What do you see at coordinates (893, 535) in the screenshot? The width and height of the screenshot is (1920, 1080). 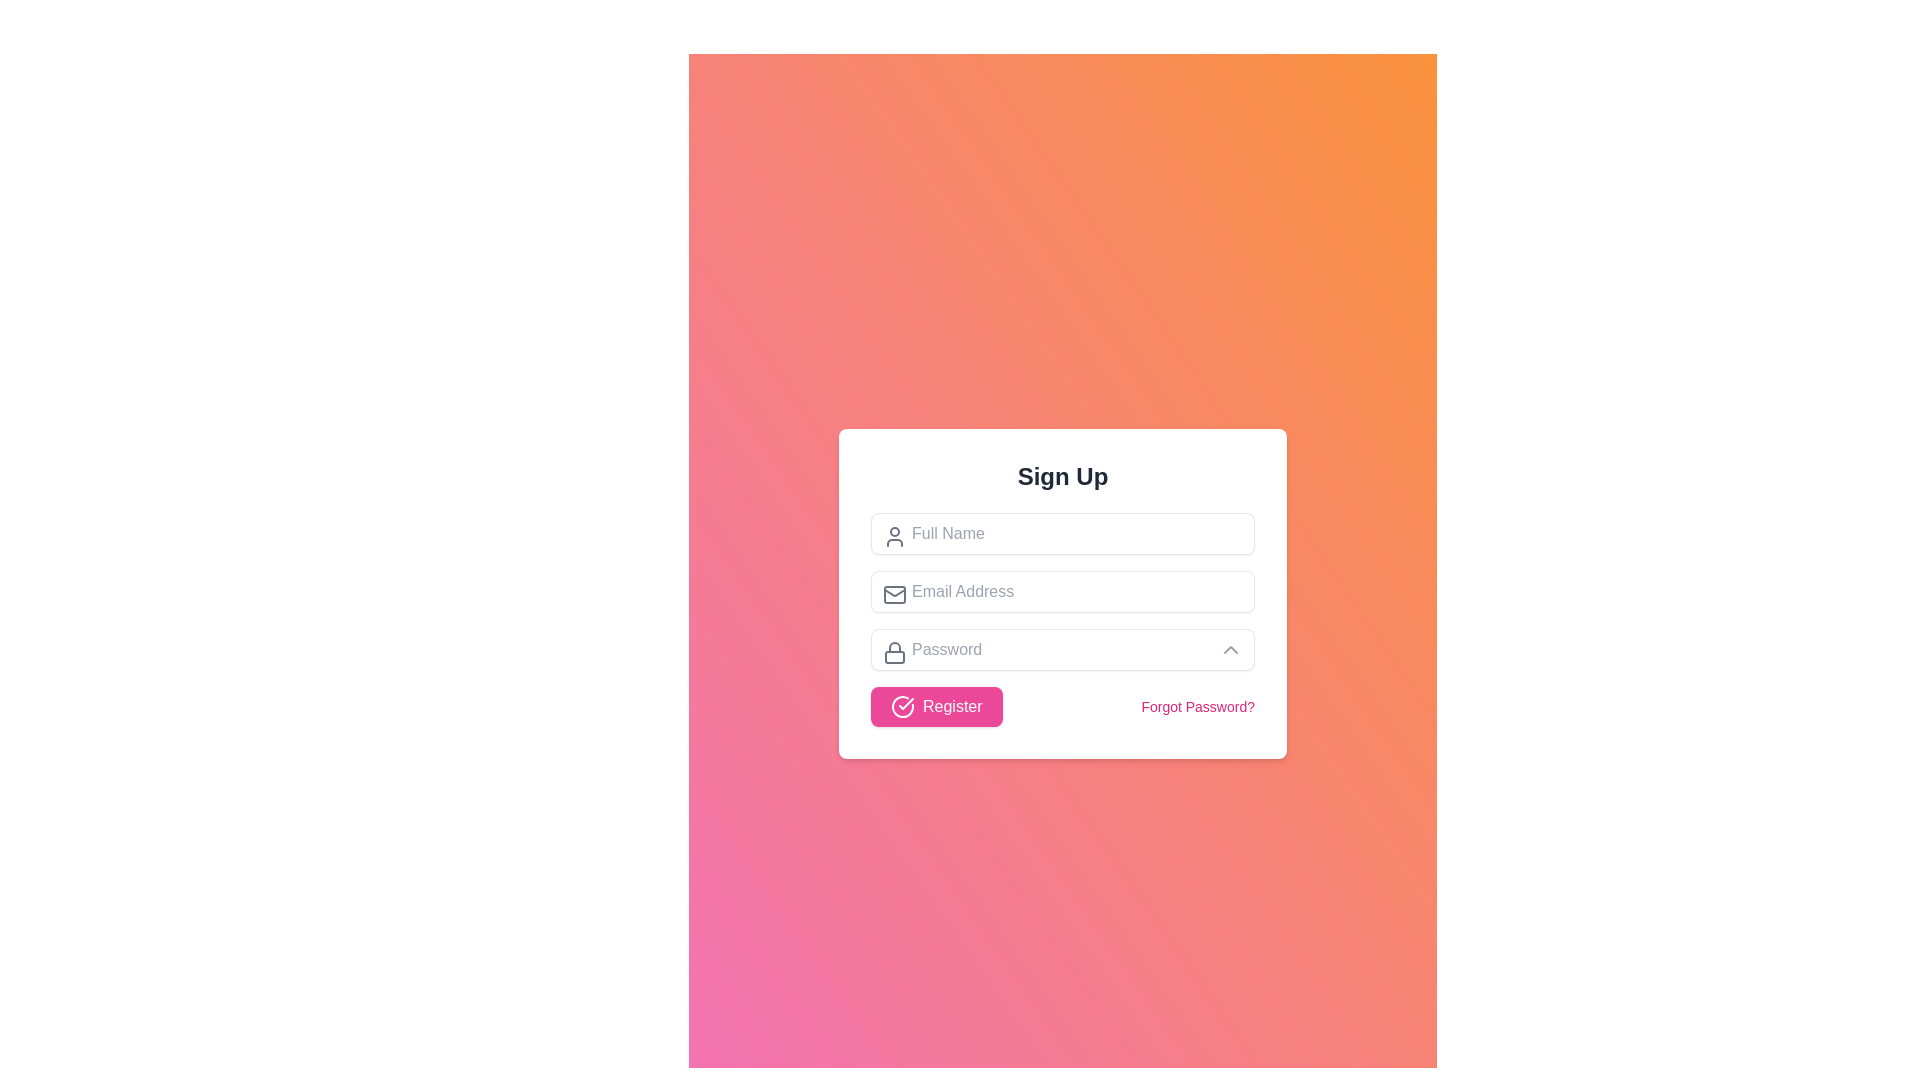 I see `the SVG Icon that serves as a visual label for the adjacent input field labeled 'Full Name', located to the left of the input box` at bounding box center [893, 535].